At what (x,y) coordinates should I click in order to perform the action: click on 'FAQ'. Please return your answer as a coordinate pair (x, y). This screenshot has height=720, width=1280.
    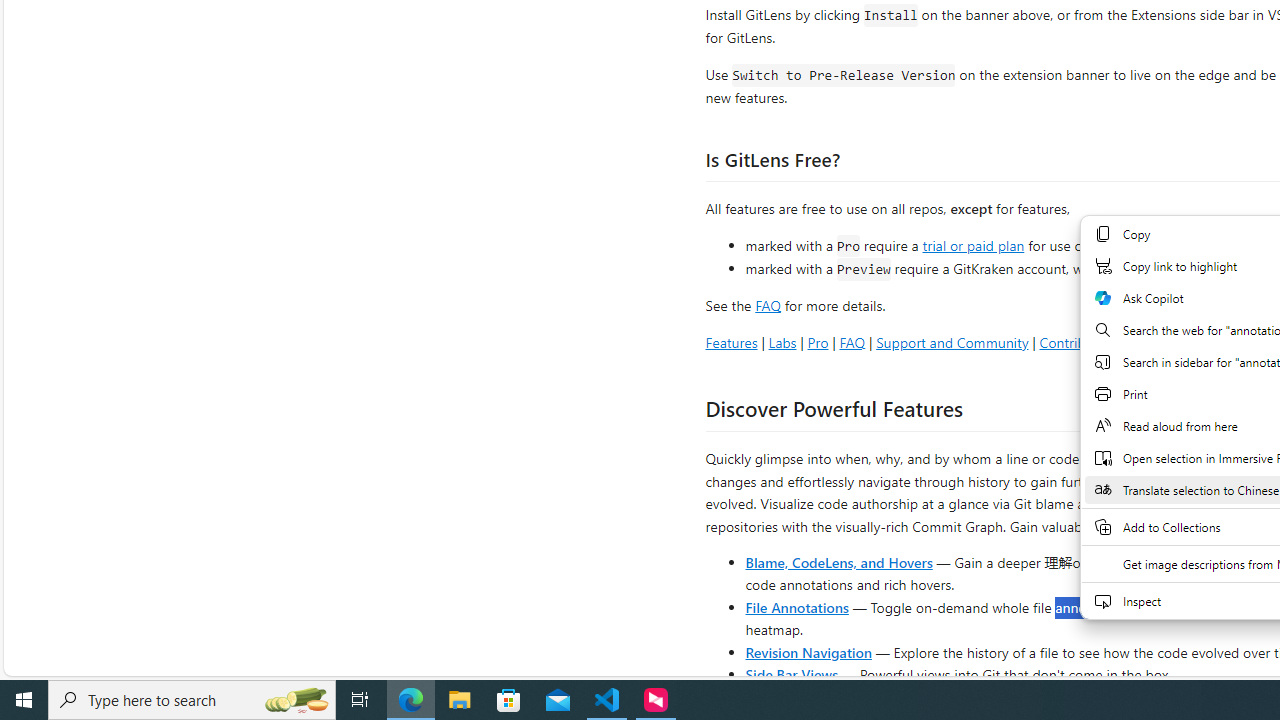
    Looking at the image, I should click on (852, 341).